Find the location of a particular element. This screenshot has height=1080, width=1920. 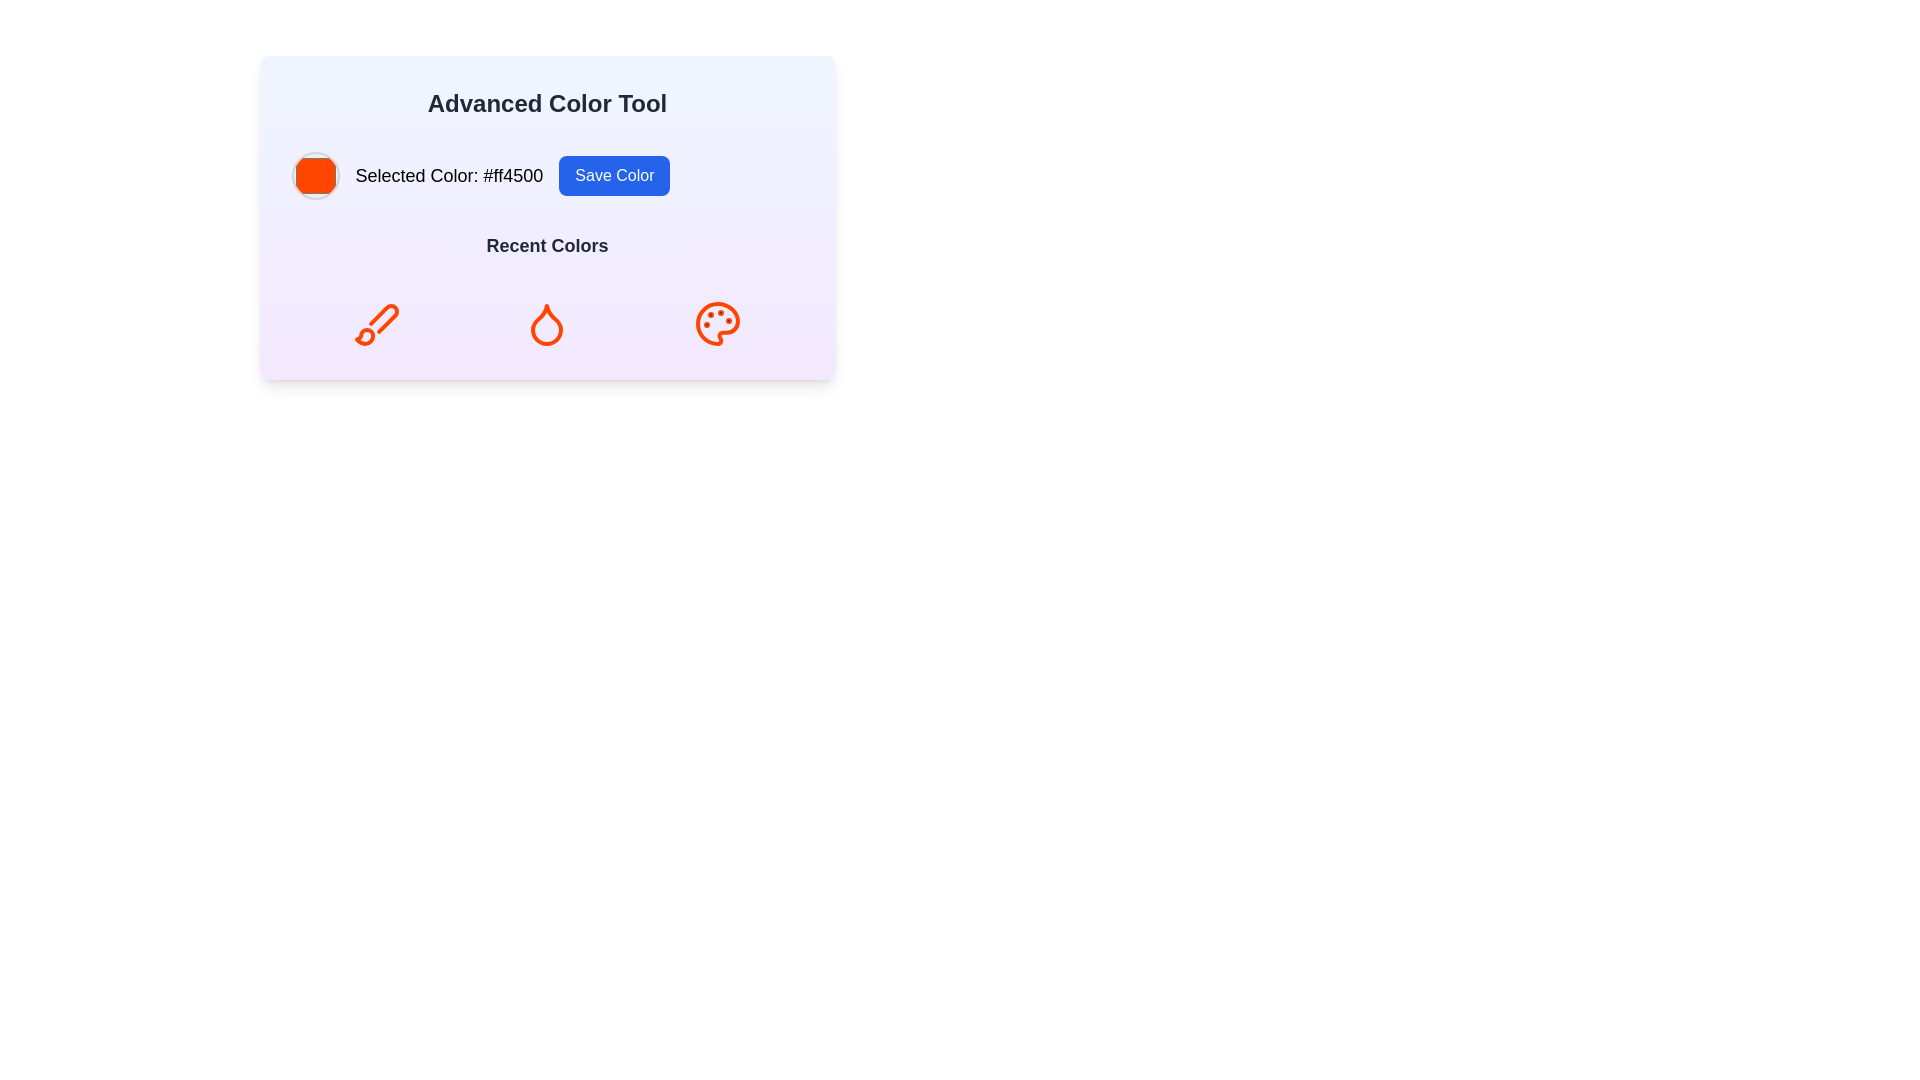

the rightmost color palette icon in the row of recent color tools is located at coordinates (718, 323).